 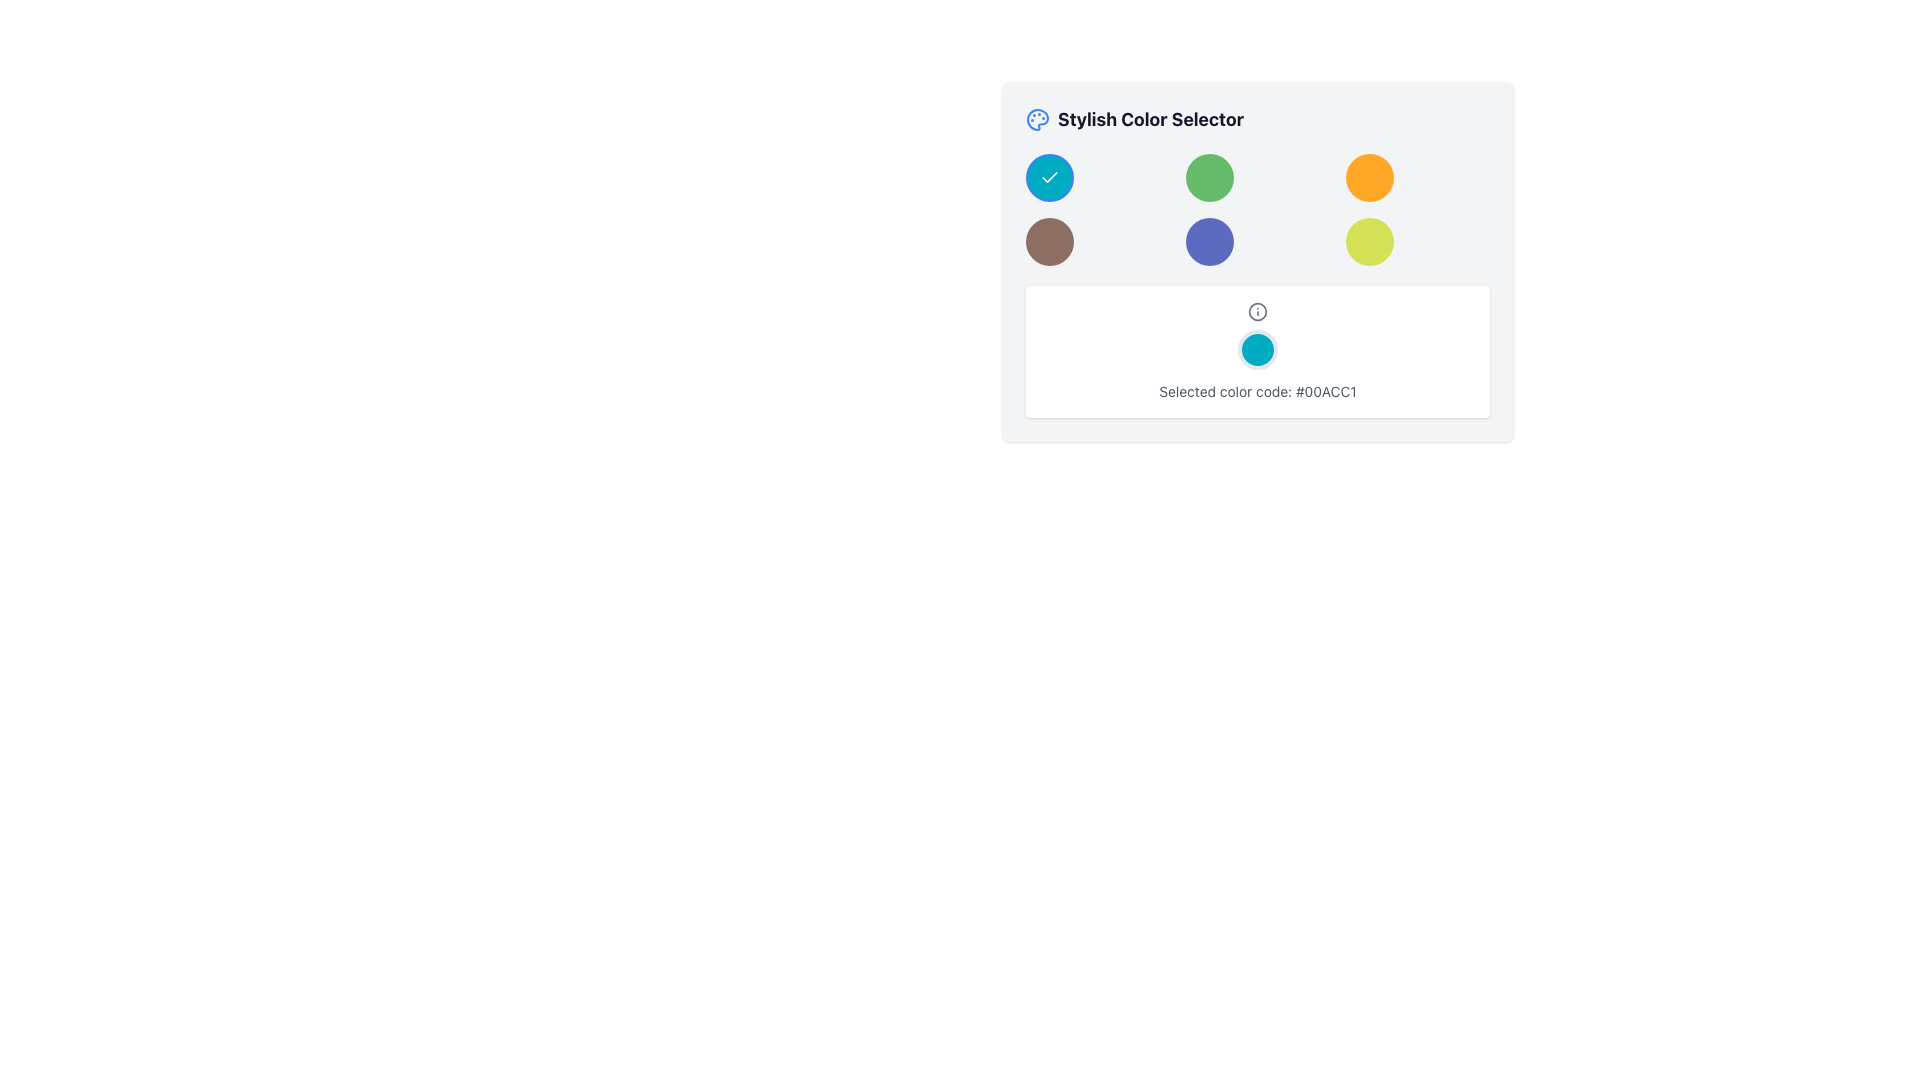 I want to click on the small gray circular information icon located directly above the circular color display element, so click(x=1256, y=312).